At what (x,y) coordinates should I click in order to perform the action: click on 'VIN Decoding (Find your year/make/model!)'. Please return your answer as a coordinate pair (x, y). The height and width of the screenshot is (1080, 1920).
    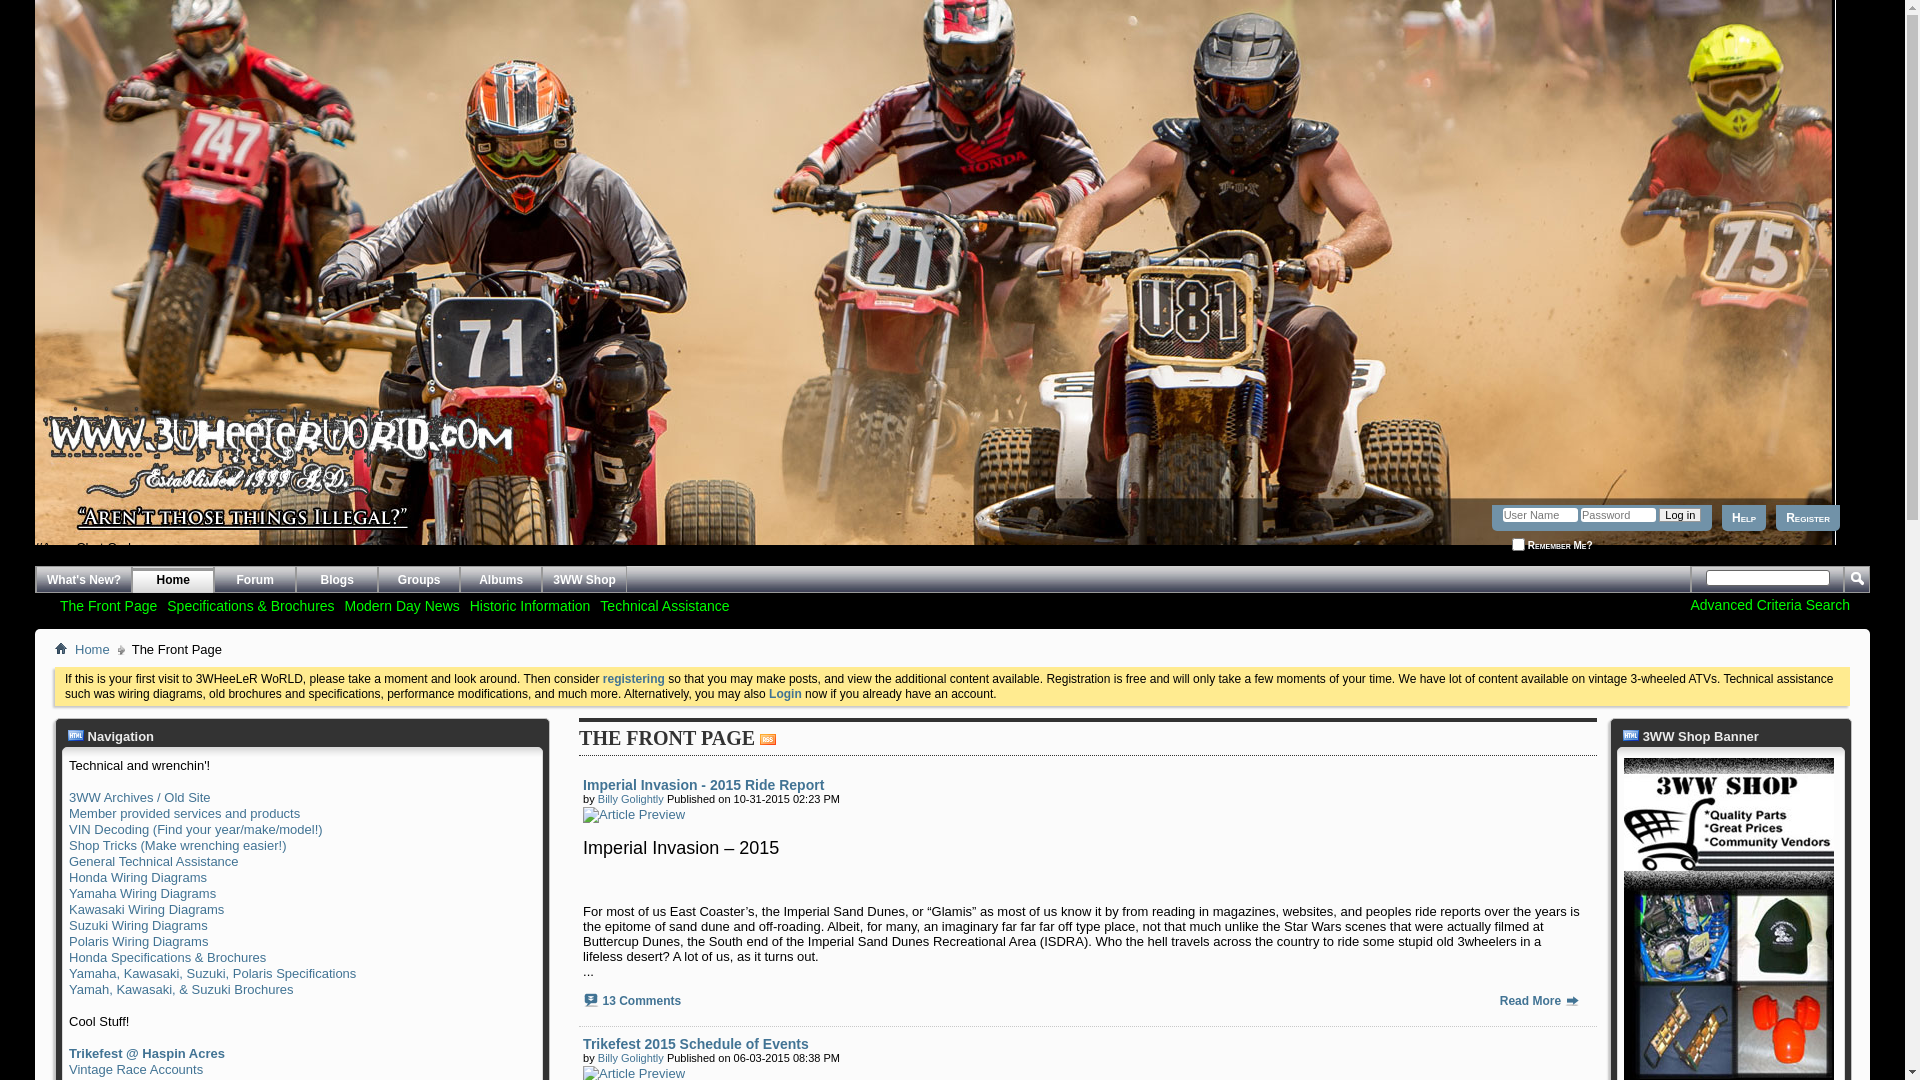
    Looking at the image, I should click on (196, 829).